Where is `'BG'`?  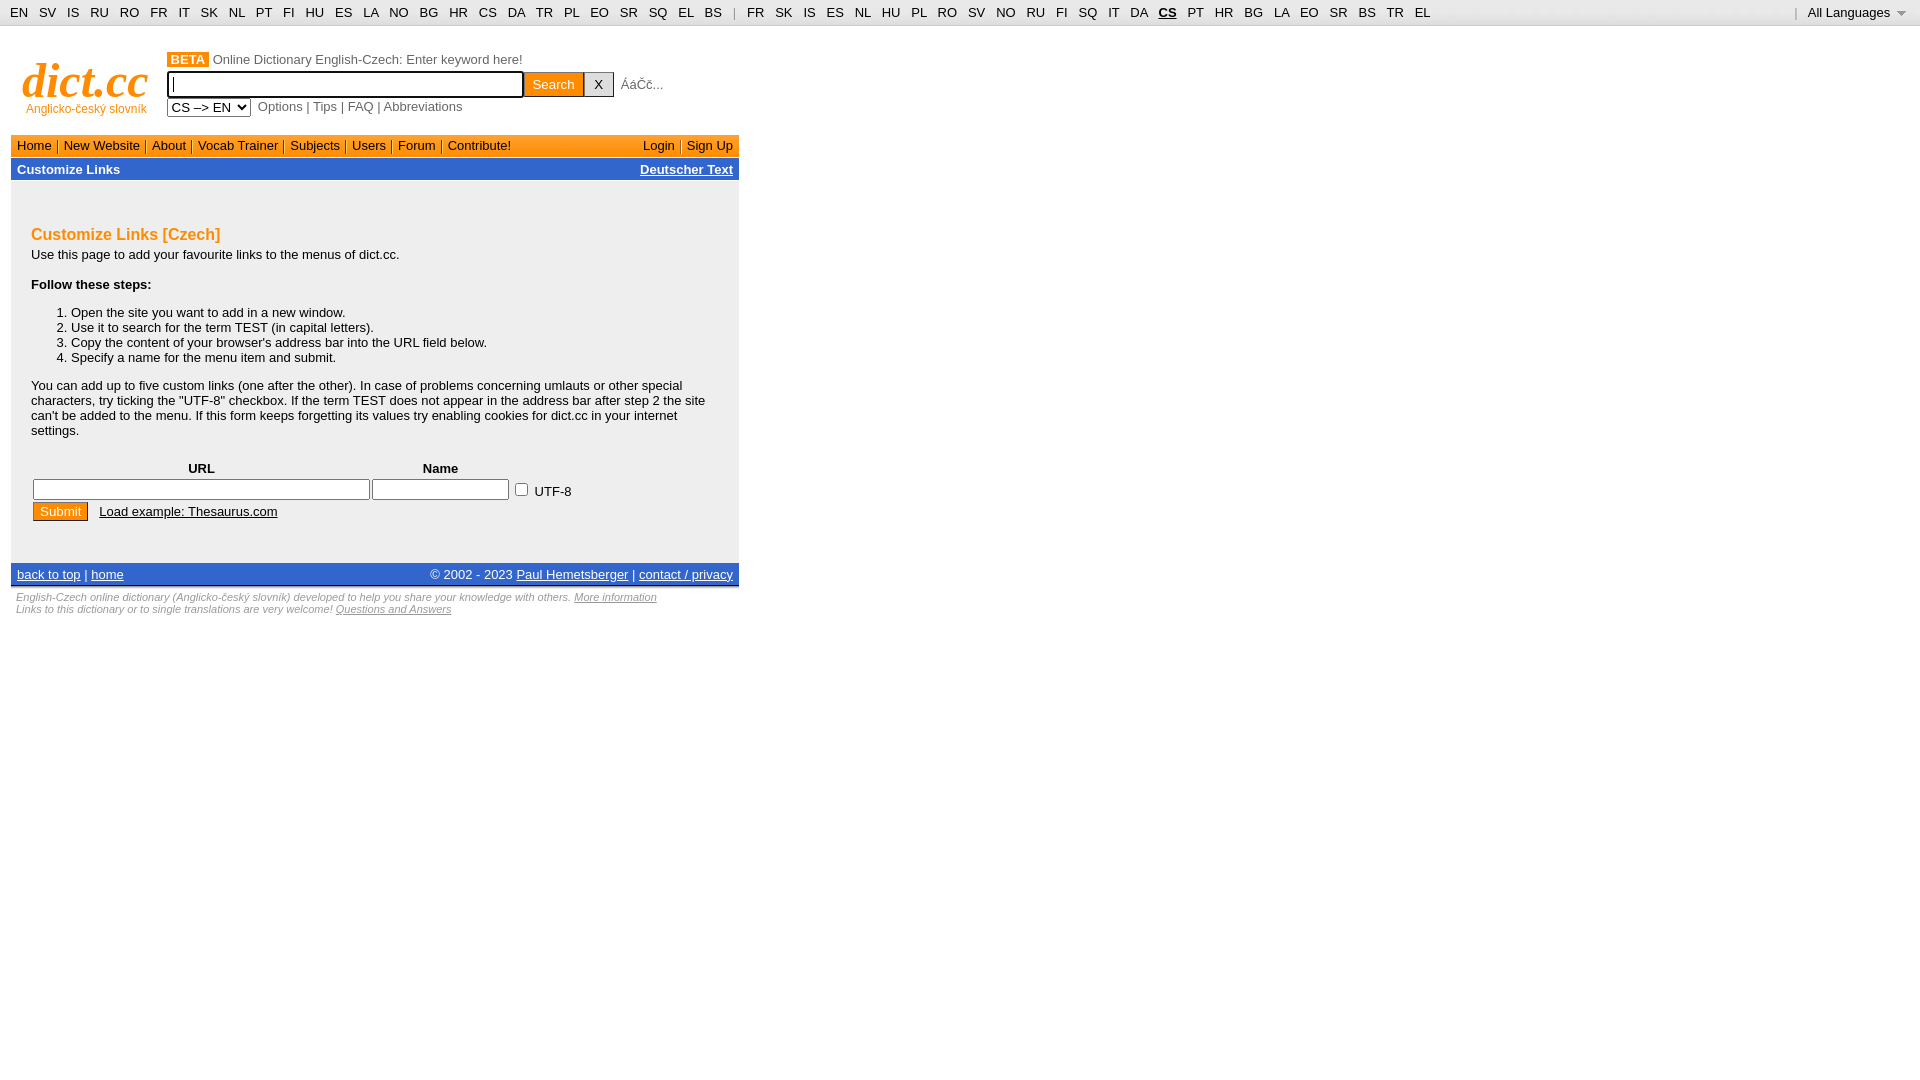 'BG' is located at coordinates (428, 12).